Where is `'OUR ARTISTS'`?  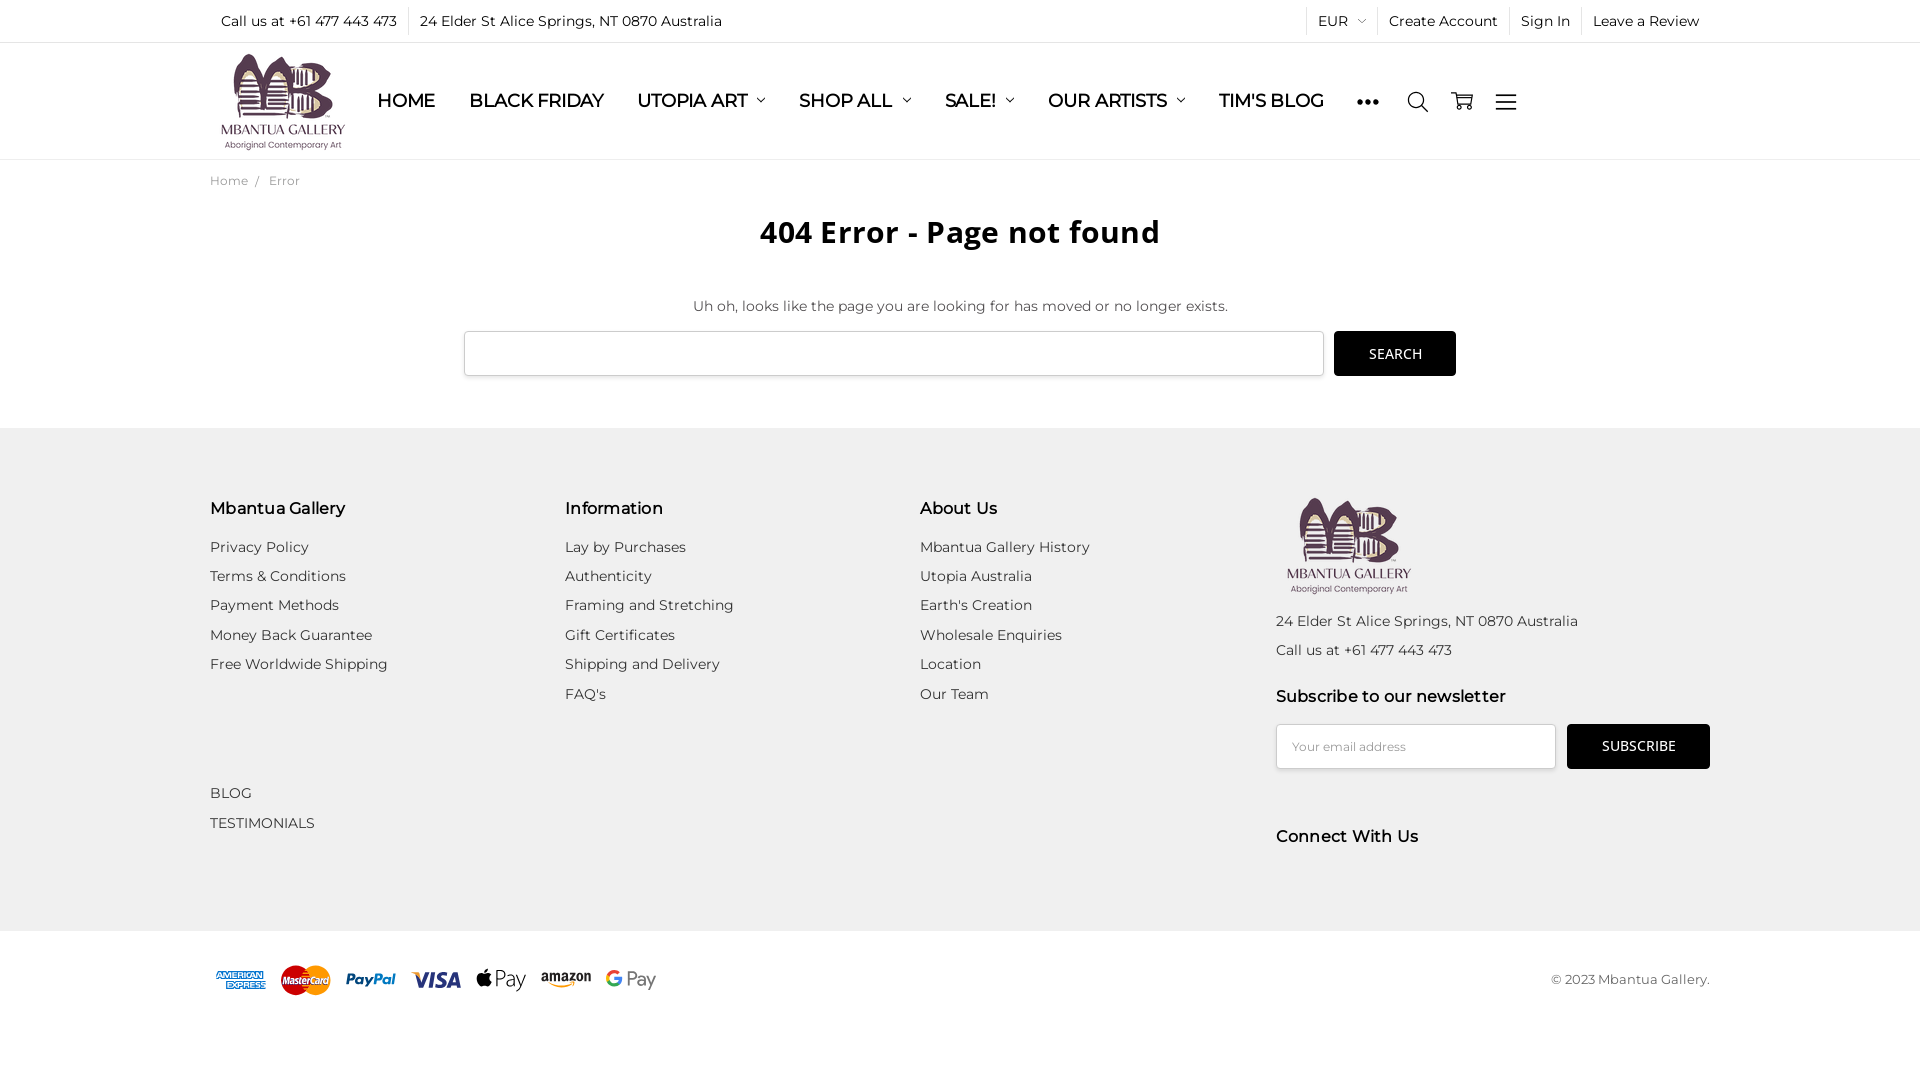
'OUR ARTISTS' is located at coordinates (1115, 100).